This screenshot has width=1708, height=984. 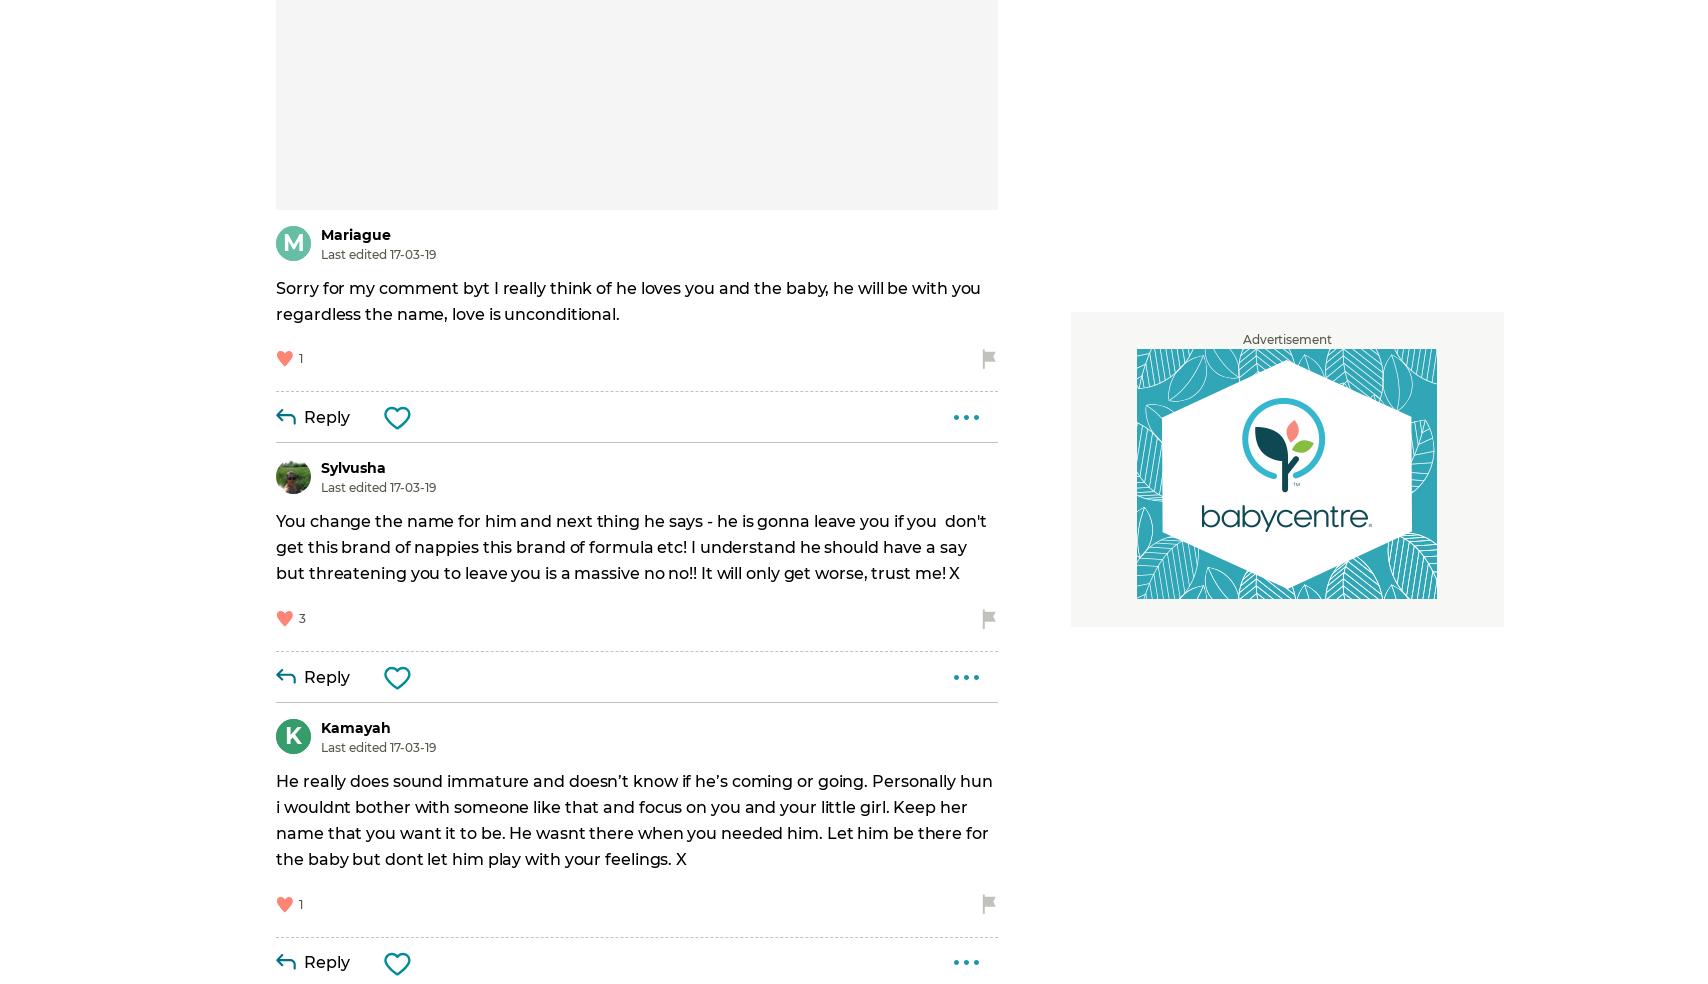 What do you see at coordinates (293, 736) in the screenshot?
I see `'k'` at bounding box center [293, 736].